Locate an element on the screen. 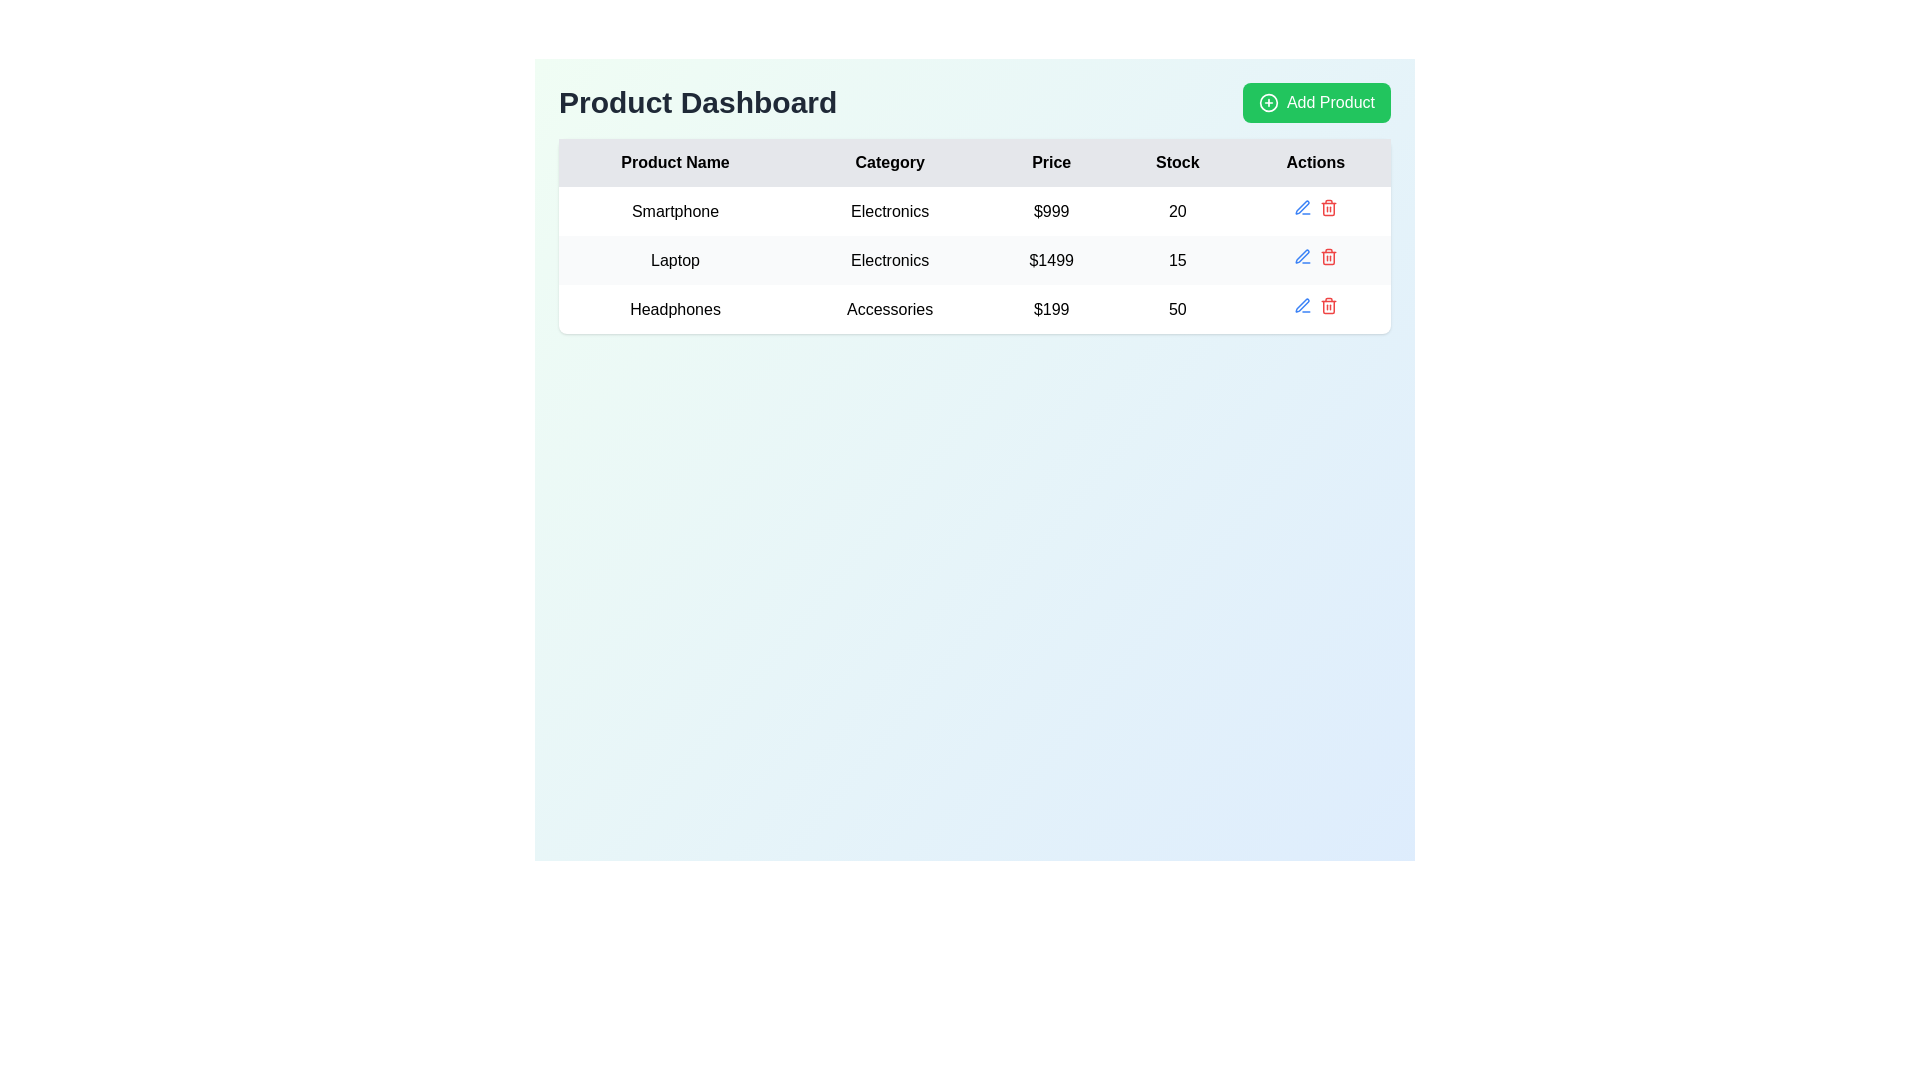 This screenshot has width=1920, height=1080. the circular icon with a plus sign located inside the green button next to the 'Add Product' label is located at coordinates (1267, 103).